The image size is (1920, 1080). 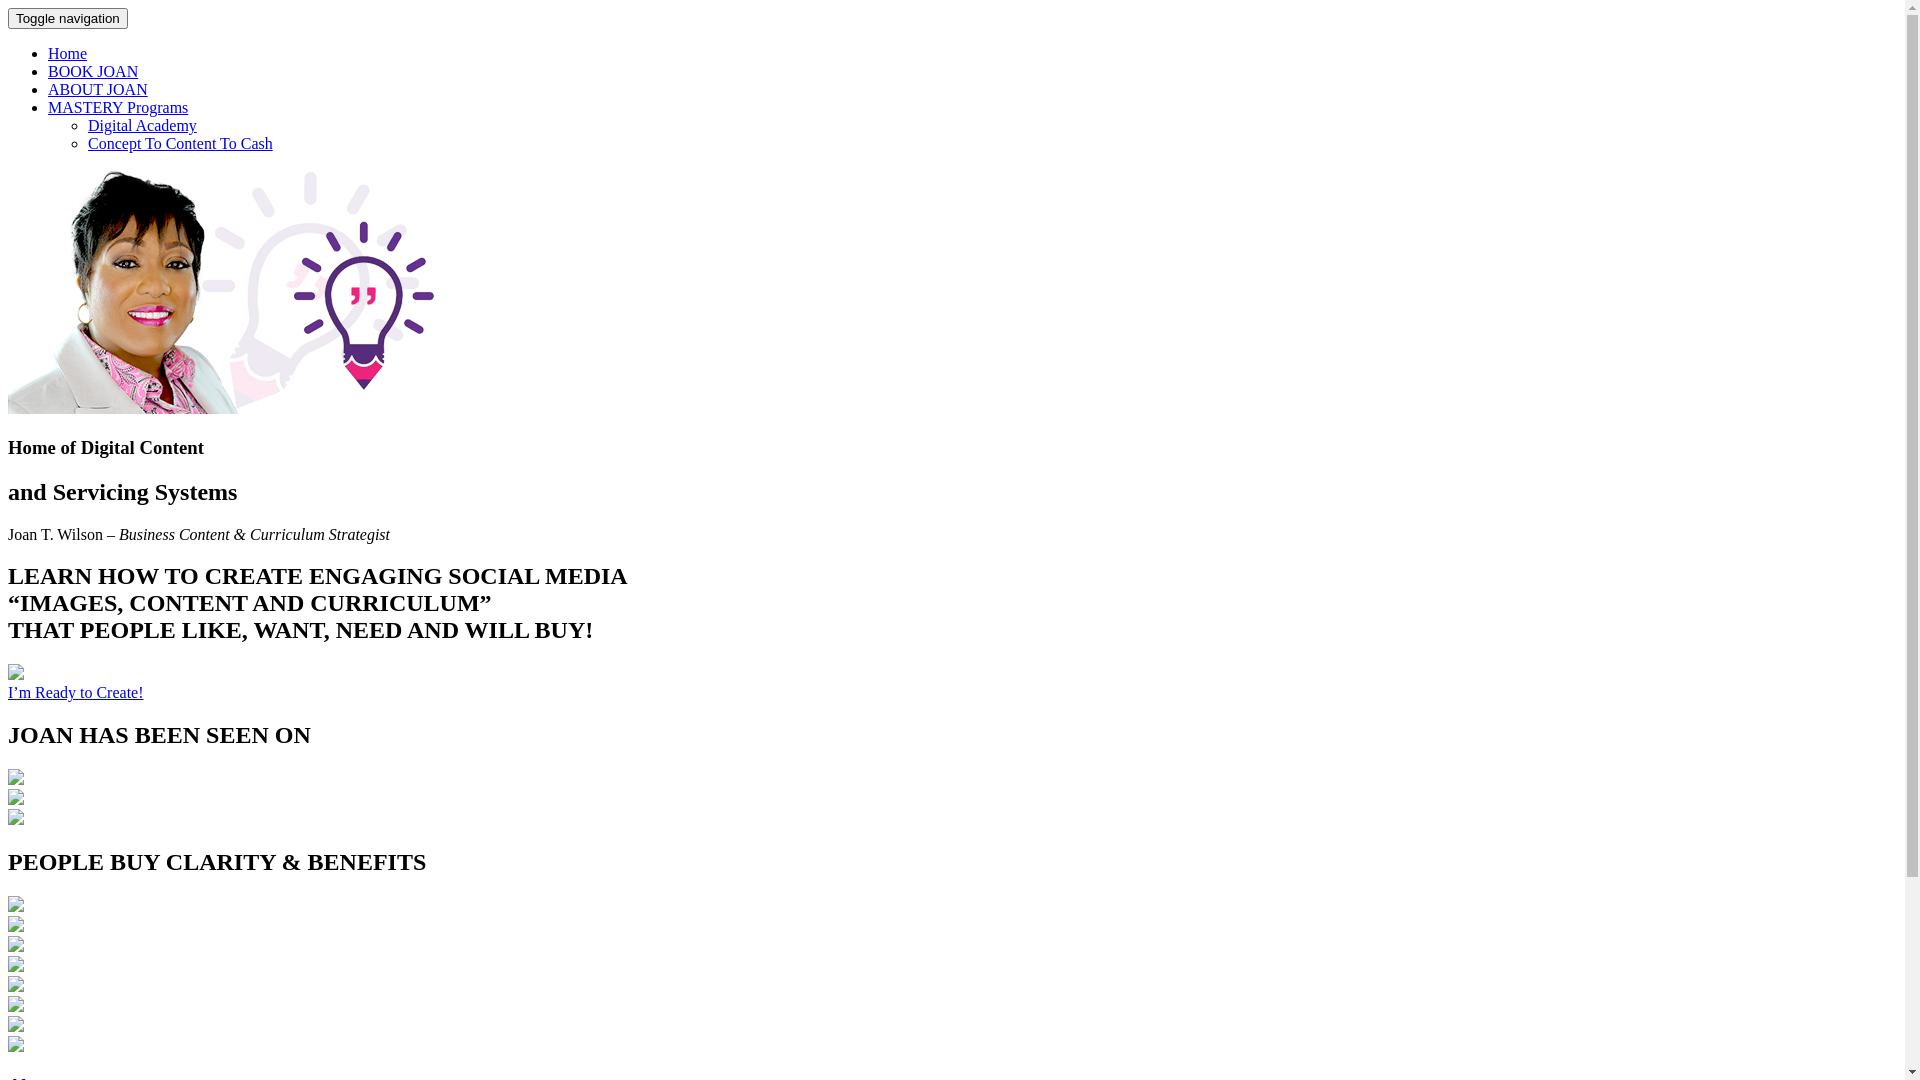 I want to click on 'Concept To Content To Cash', so click(x=86, y=142).